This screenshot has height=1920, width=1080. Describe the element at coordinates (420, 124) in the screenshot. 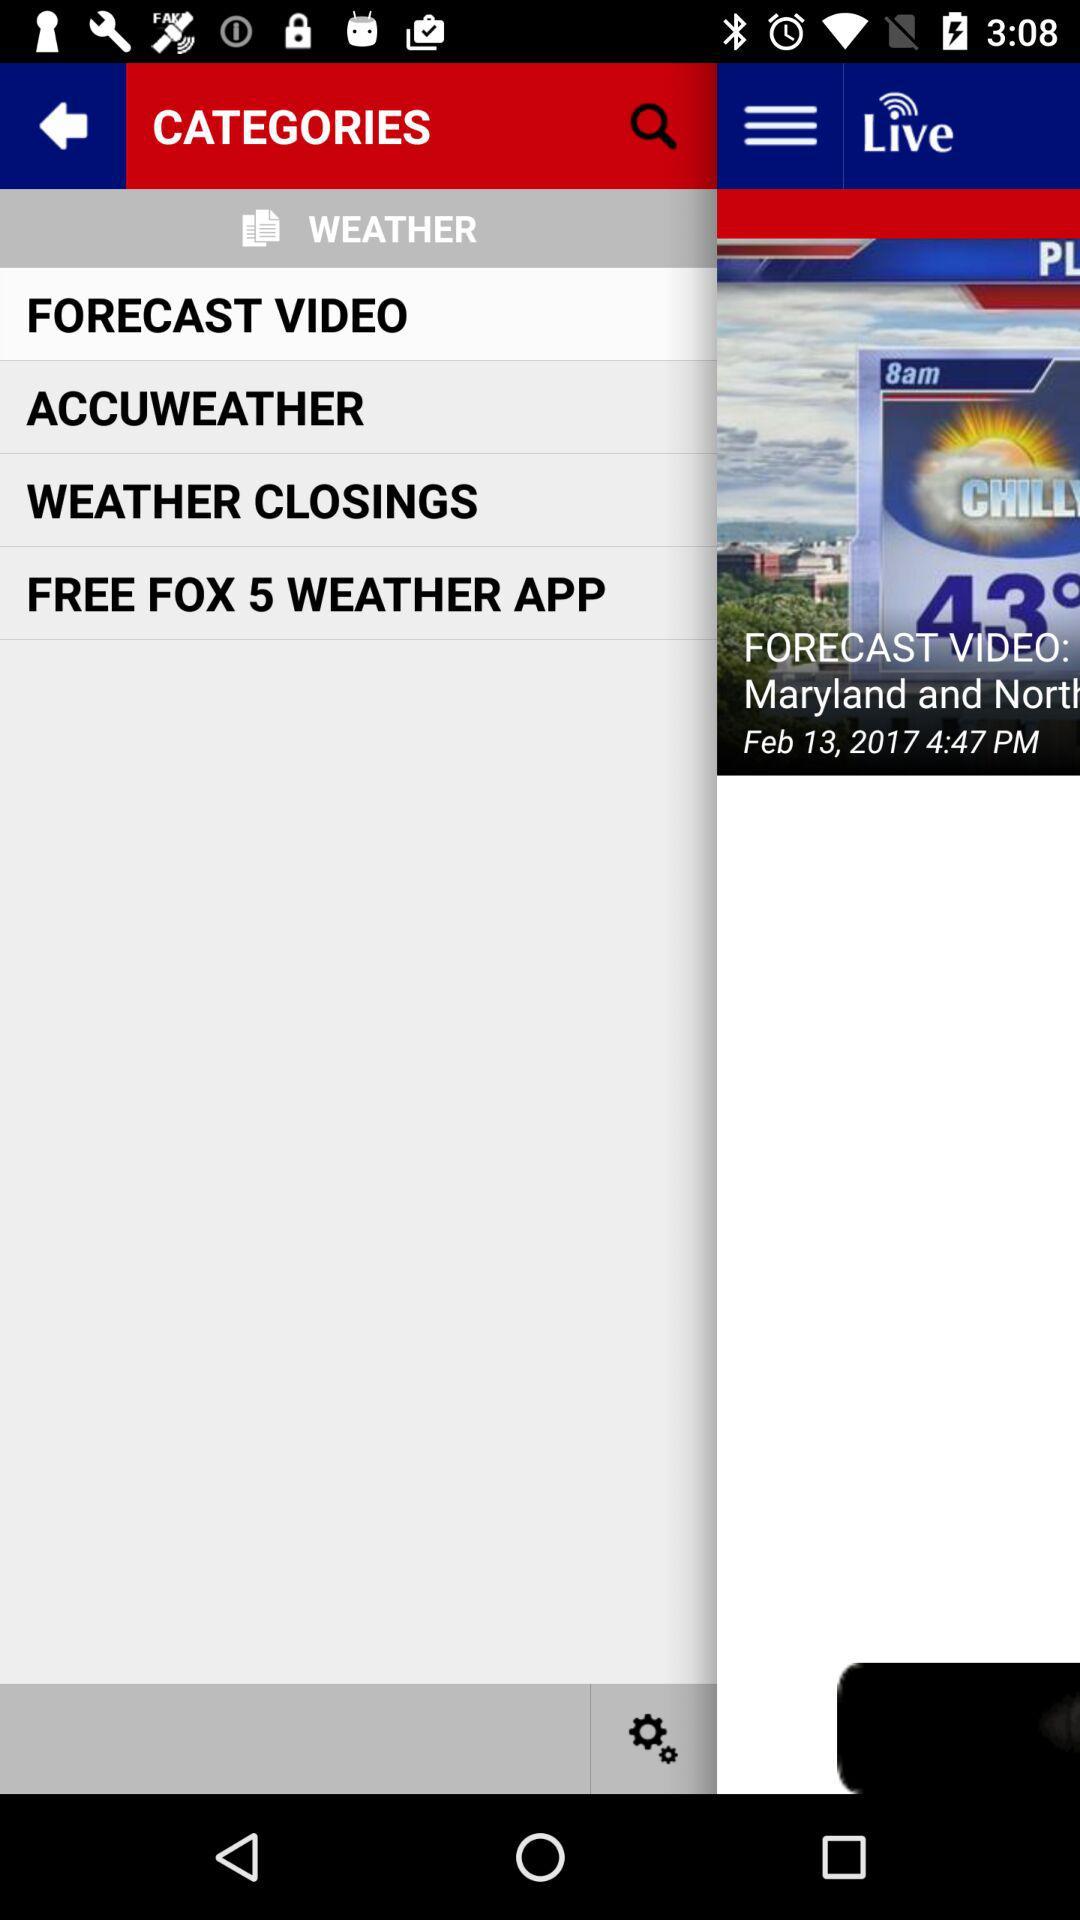

I see `the categories item` at that location.